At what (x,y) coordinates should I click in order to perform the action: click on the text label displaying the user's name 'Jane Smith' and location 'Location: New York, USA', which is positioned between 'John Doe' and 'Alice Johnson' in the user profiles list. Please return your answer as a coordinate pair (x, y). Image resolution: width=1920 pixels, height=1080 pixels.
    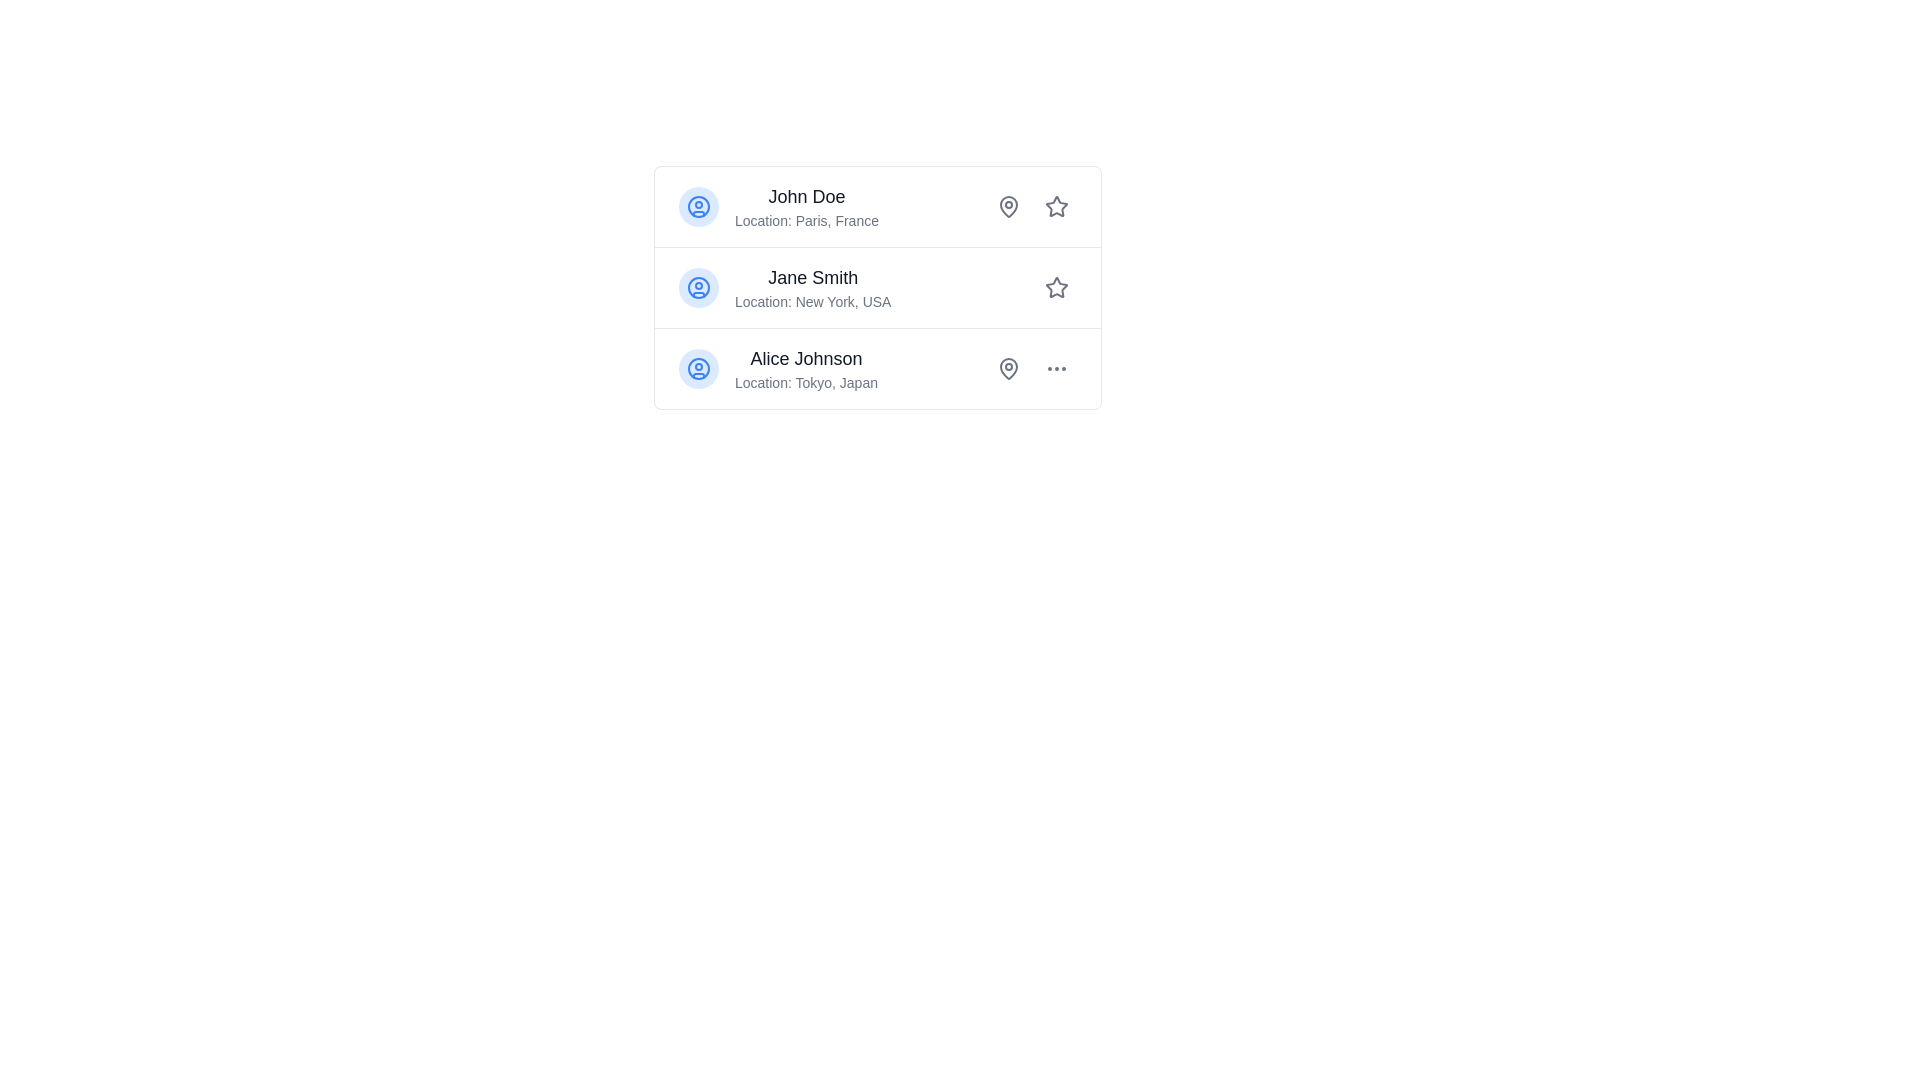
    Looking at the image, I should click on (784, 288).